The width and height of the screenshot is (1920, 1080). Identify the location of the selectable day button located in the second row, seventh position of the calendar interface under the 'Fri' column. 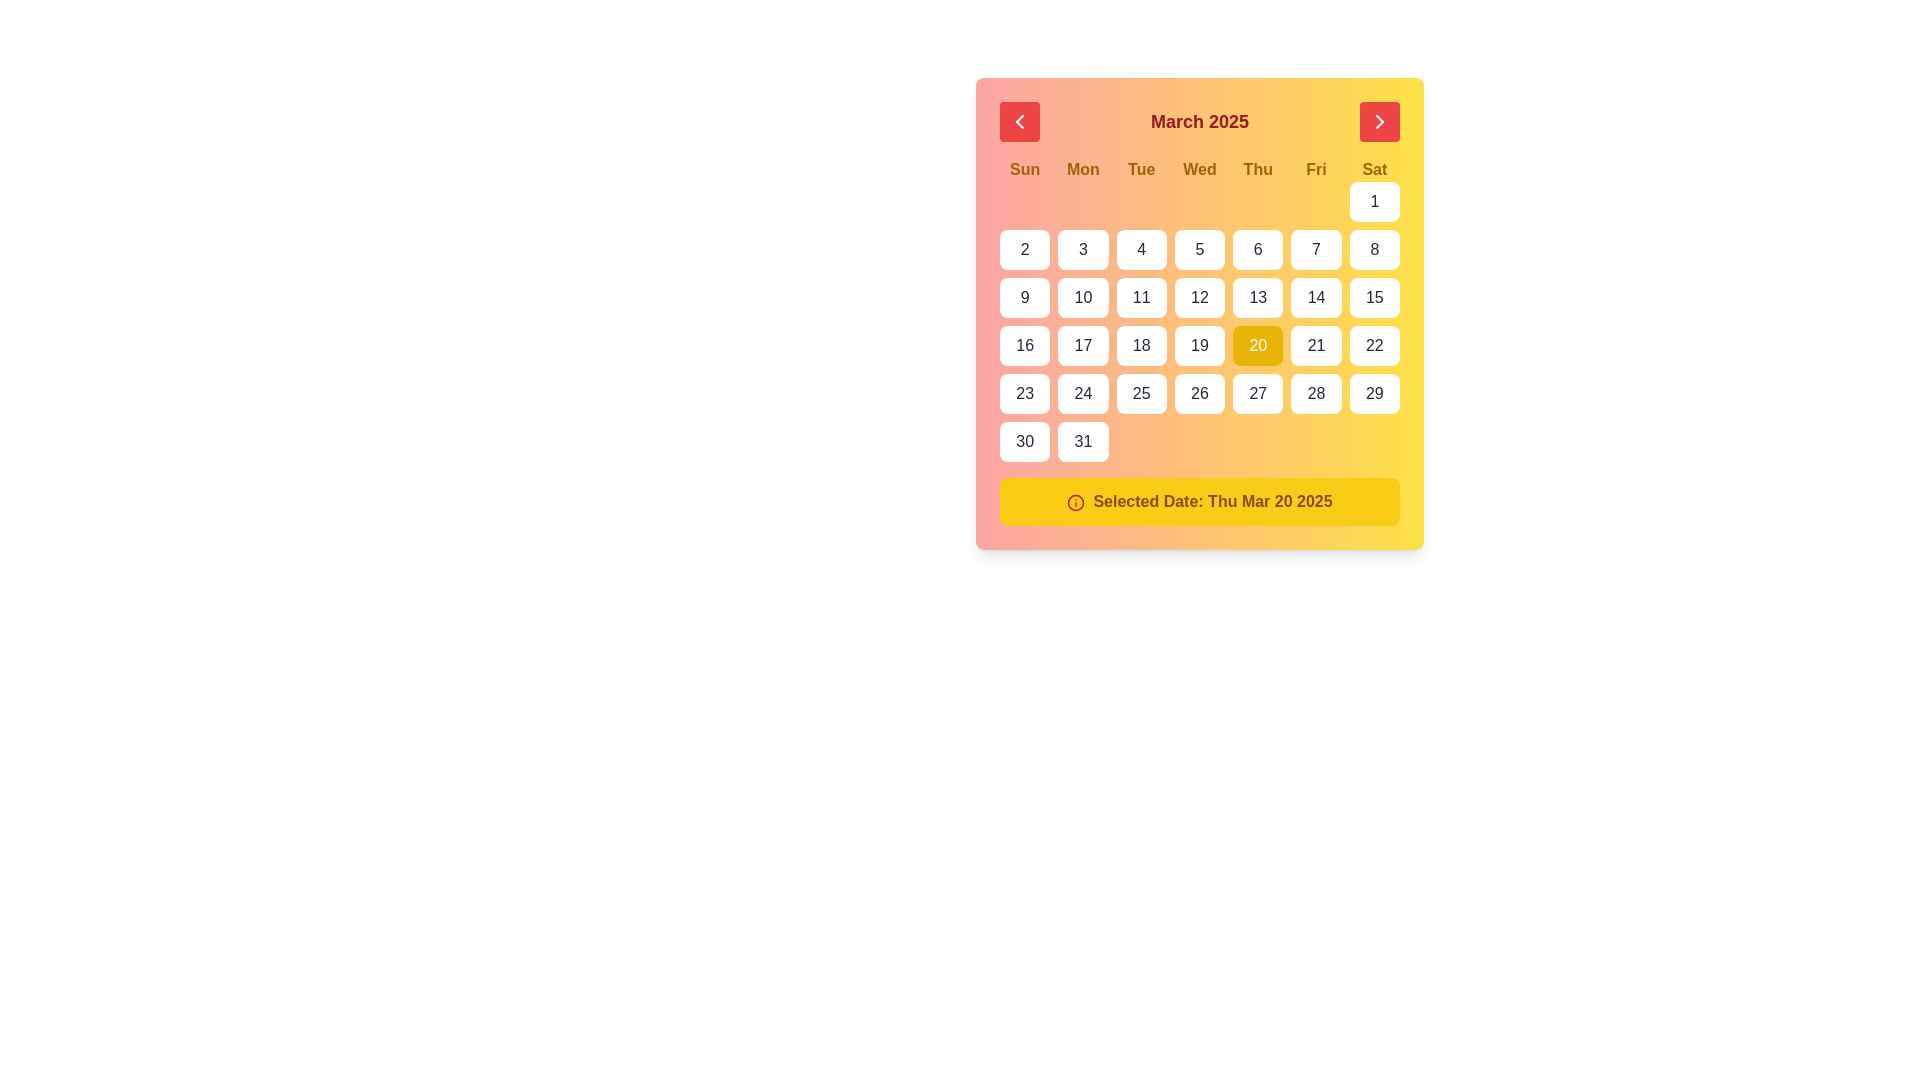
(1316, 249).